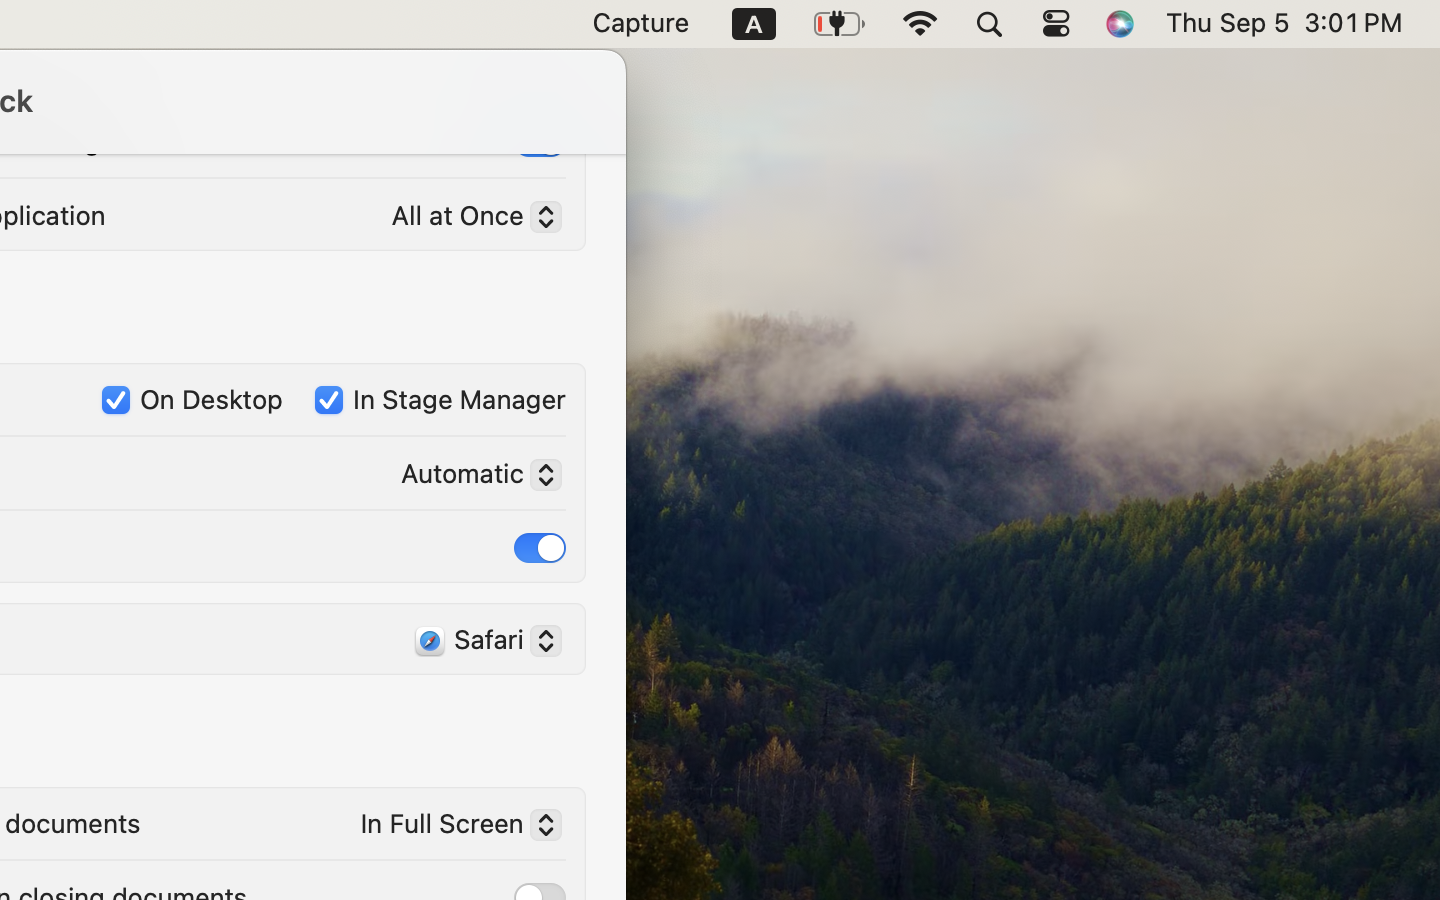  What do you see at coordinates (468, 218) in the screenshot?
I see `'All at Once'` at bounding box center [468, 218].